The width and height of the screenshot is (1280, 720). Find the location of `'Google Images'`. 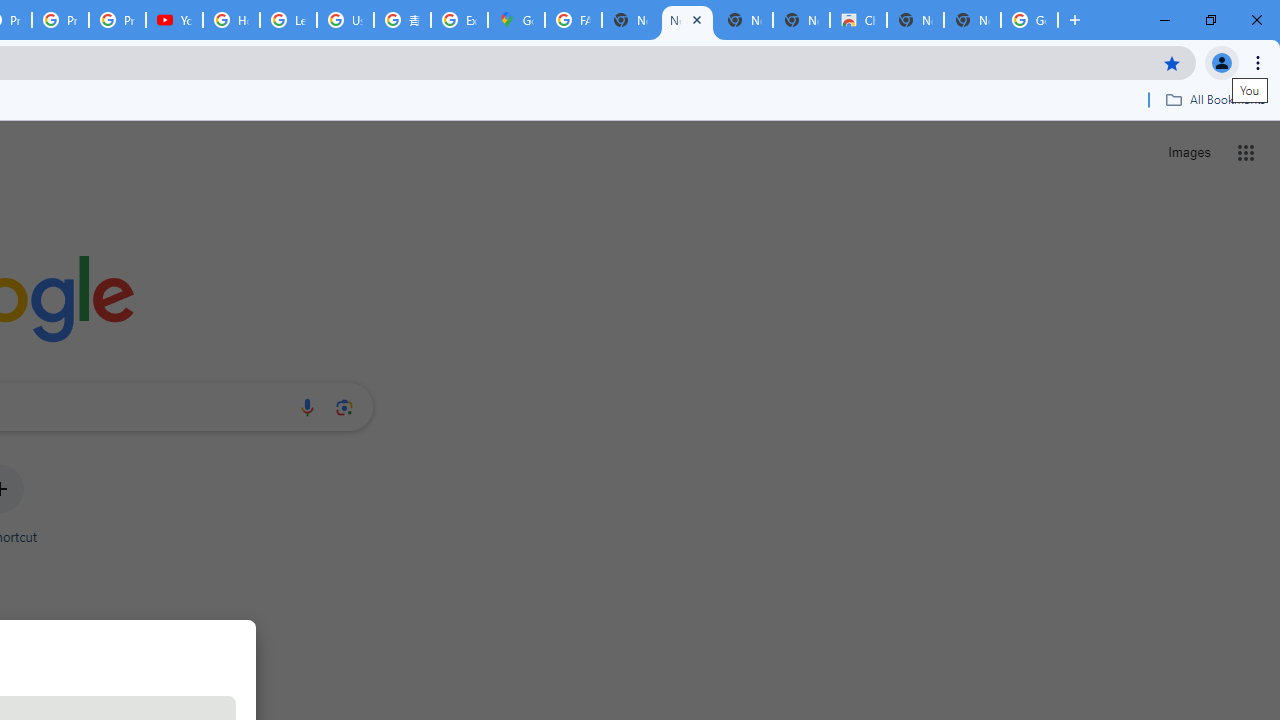

'Google Images' is located at coordinates (1029, 20).